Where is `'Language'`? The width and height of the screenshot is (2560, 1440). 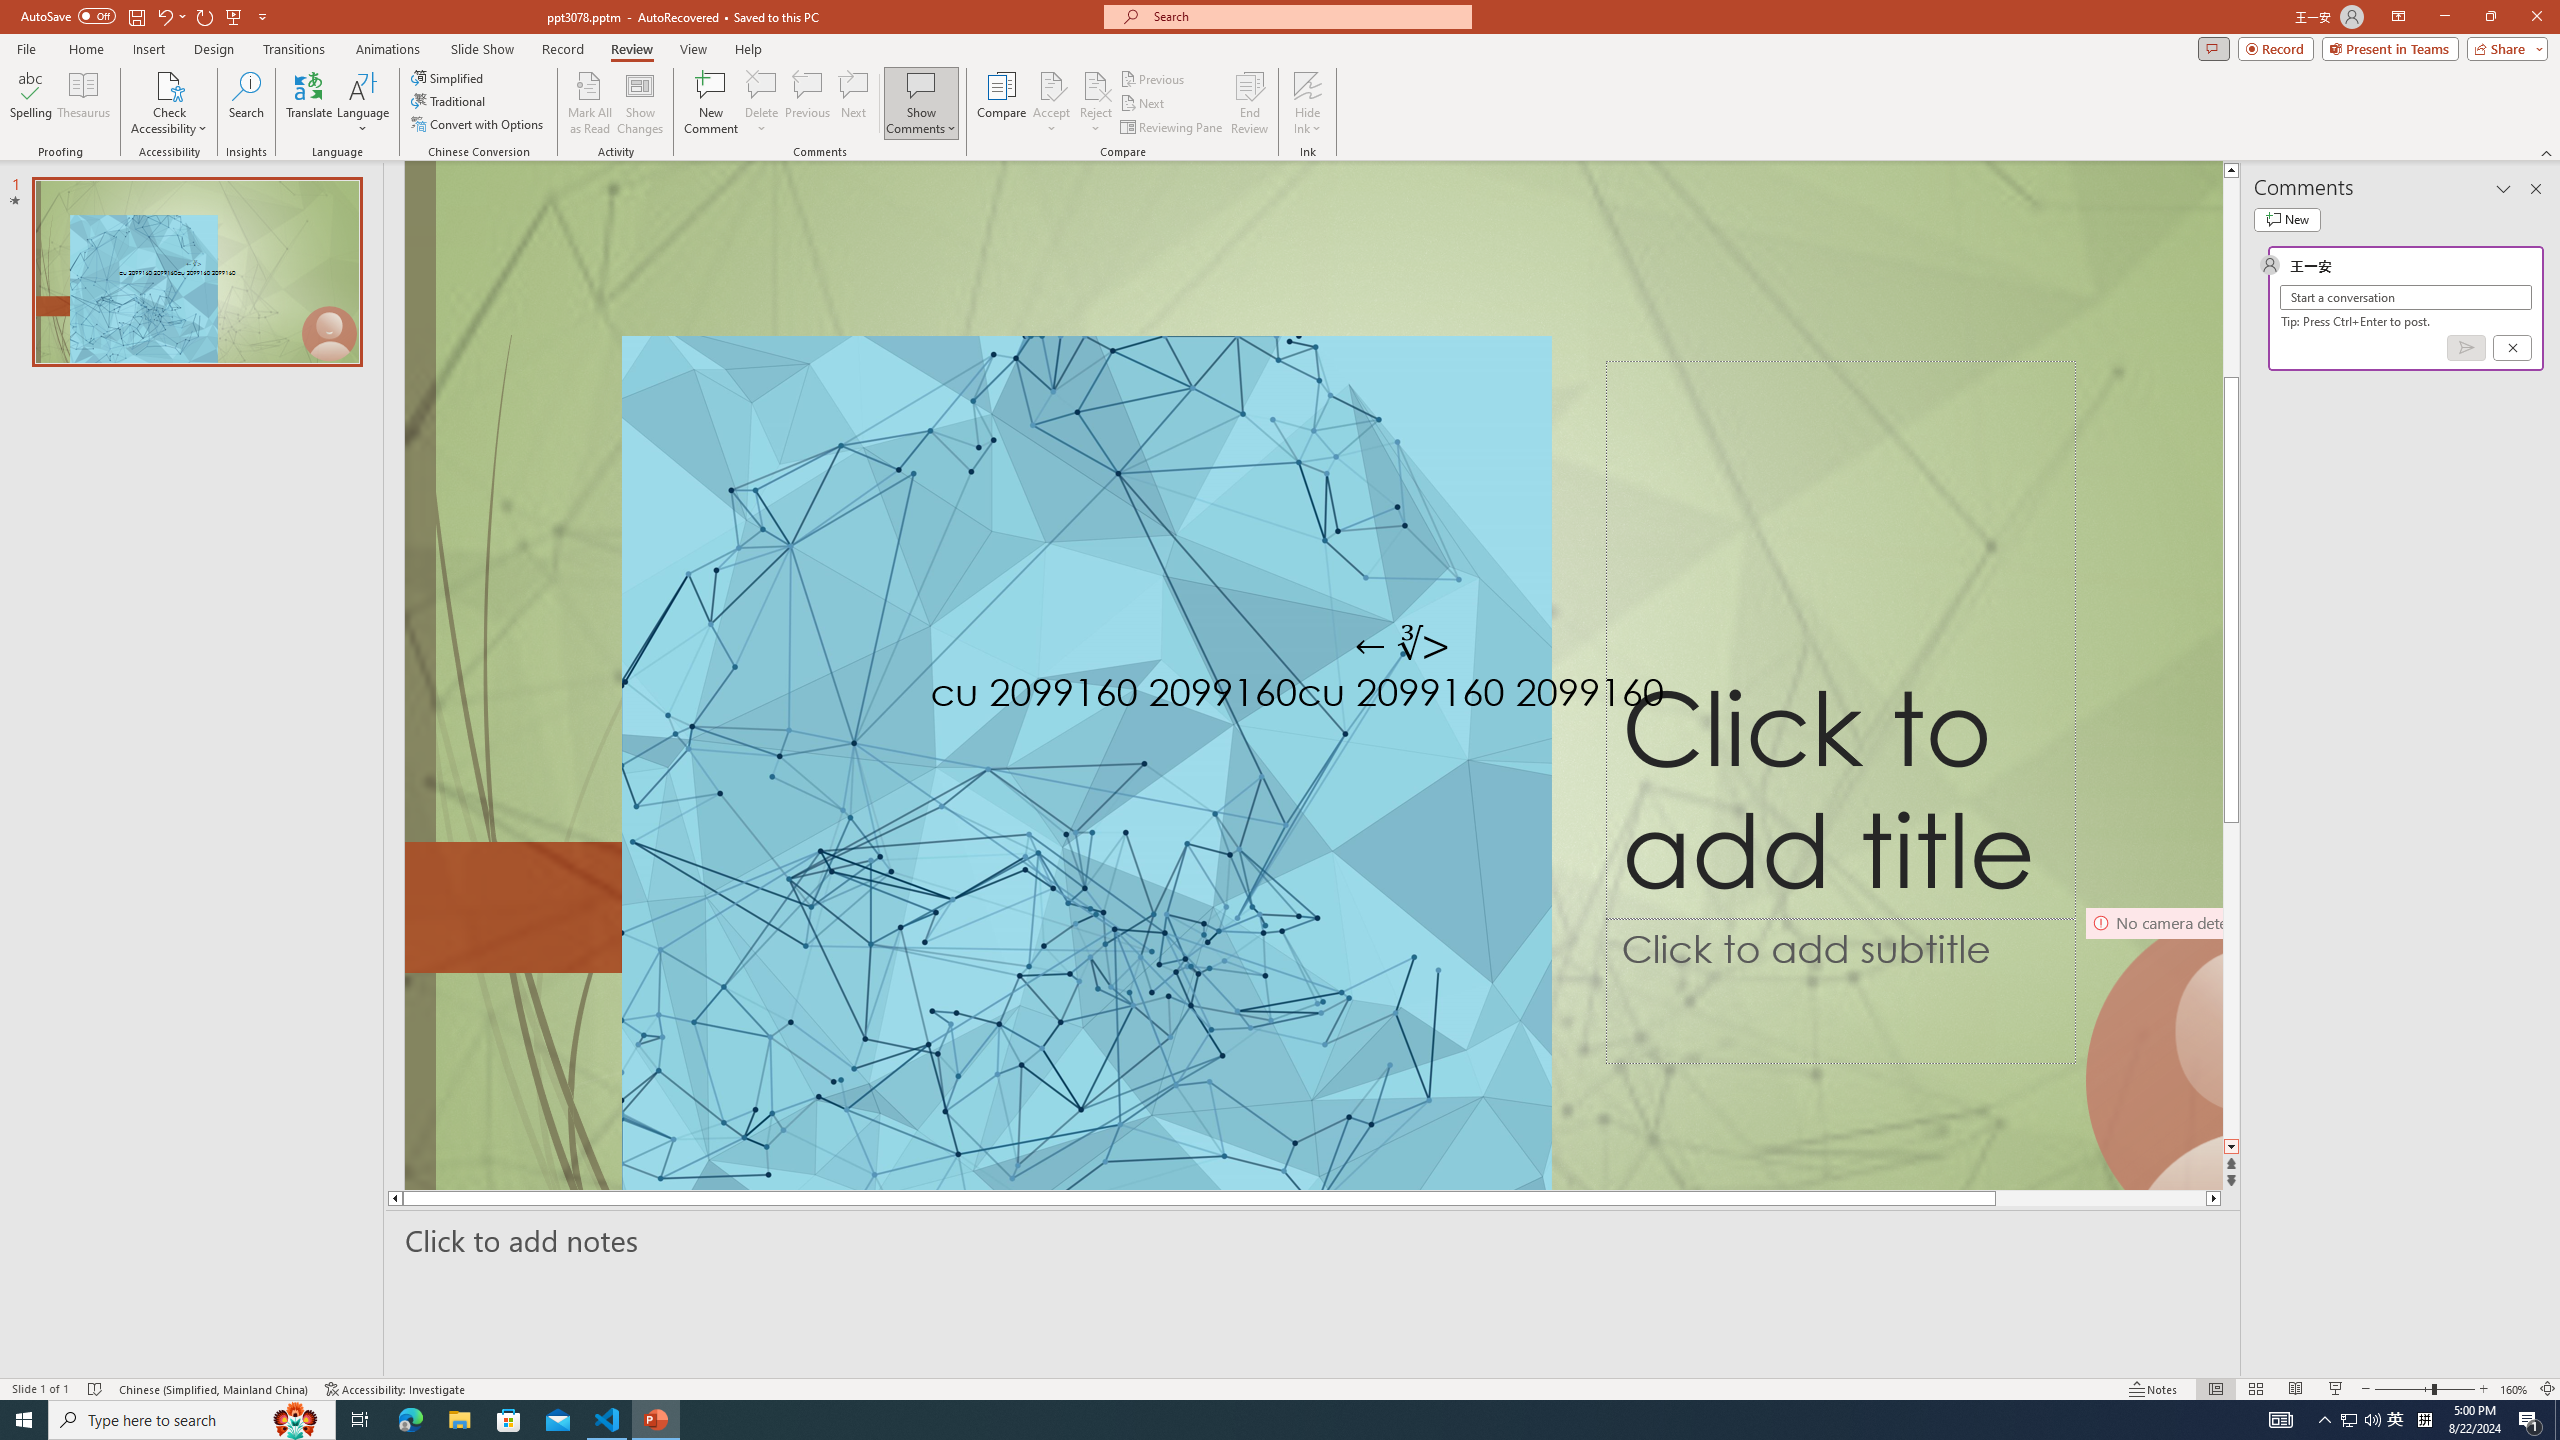
'Language' is located at coordinates (362, 103).